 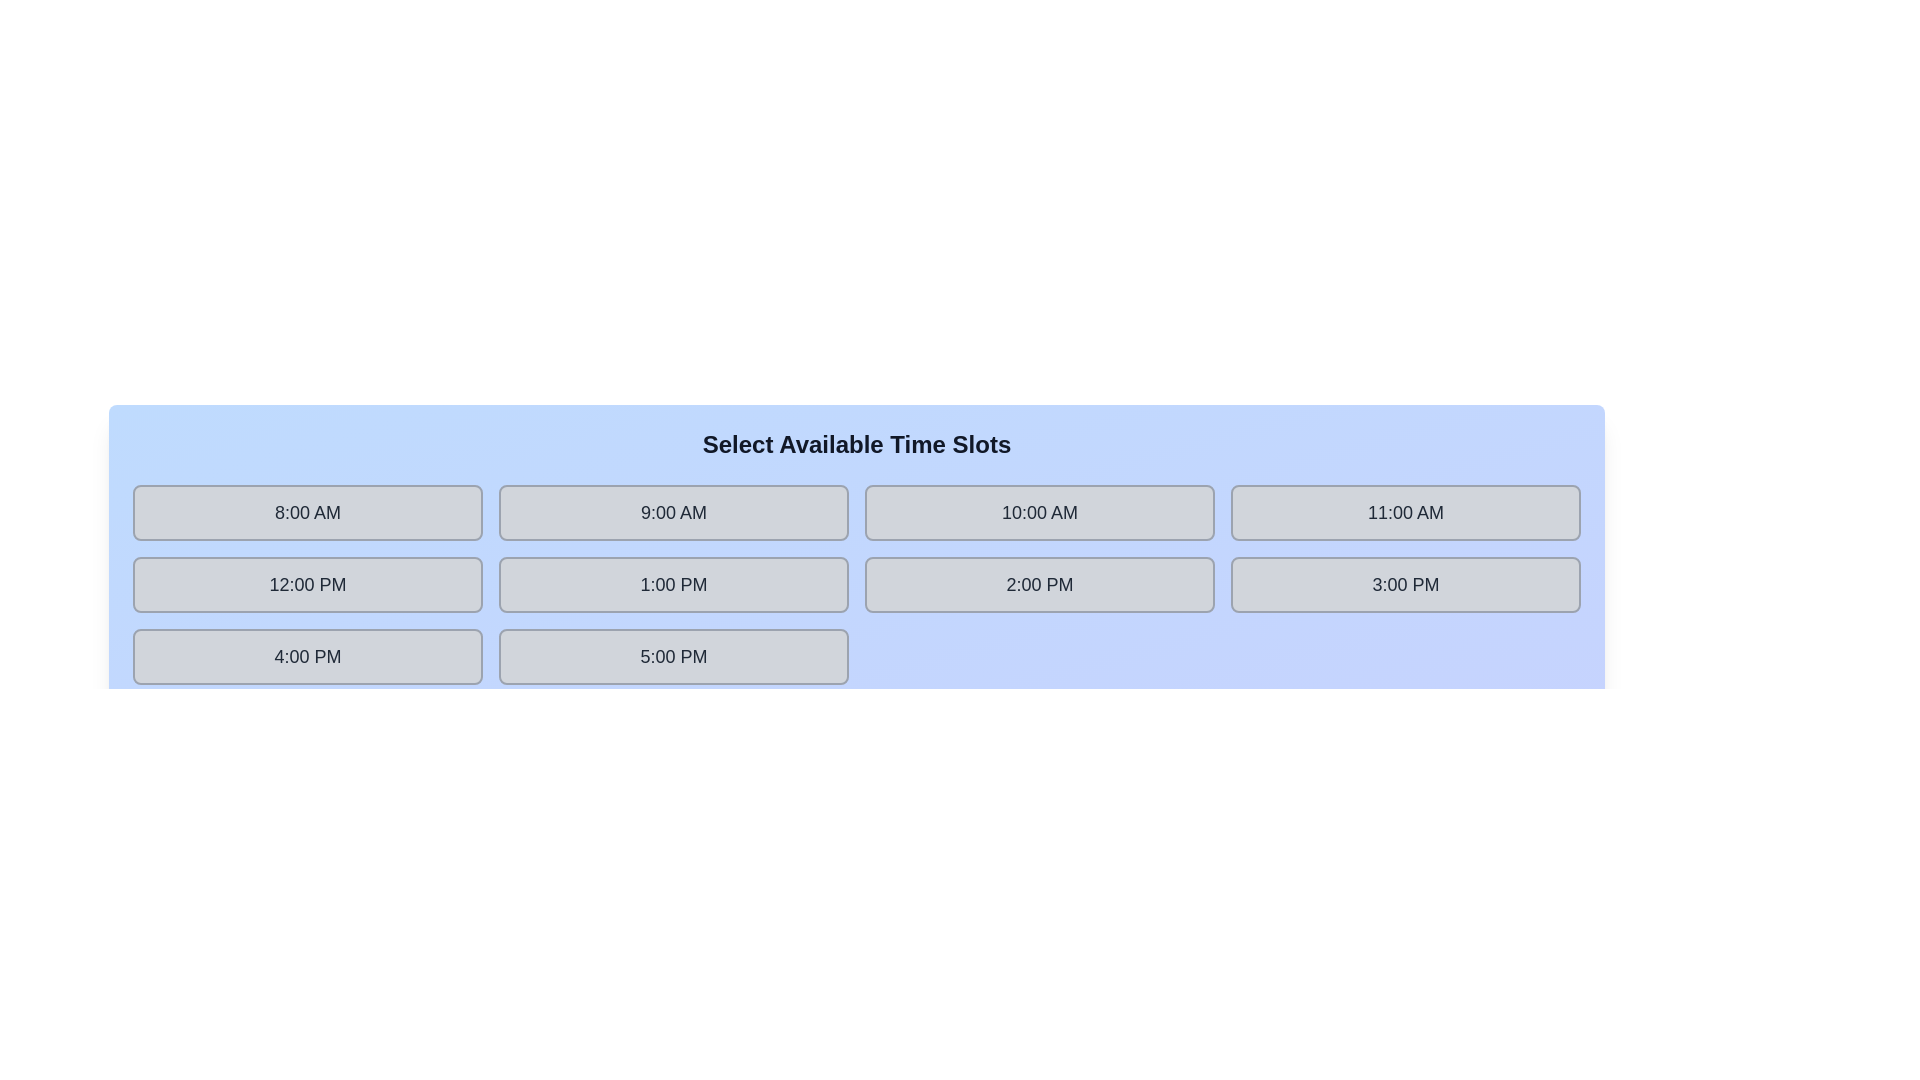 What do you see at coordinates (1405, 512) in the screenshot?
I see `the time slot labeled 11:00 AM` at bounding box center [1405, 512].